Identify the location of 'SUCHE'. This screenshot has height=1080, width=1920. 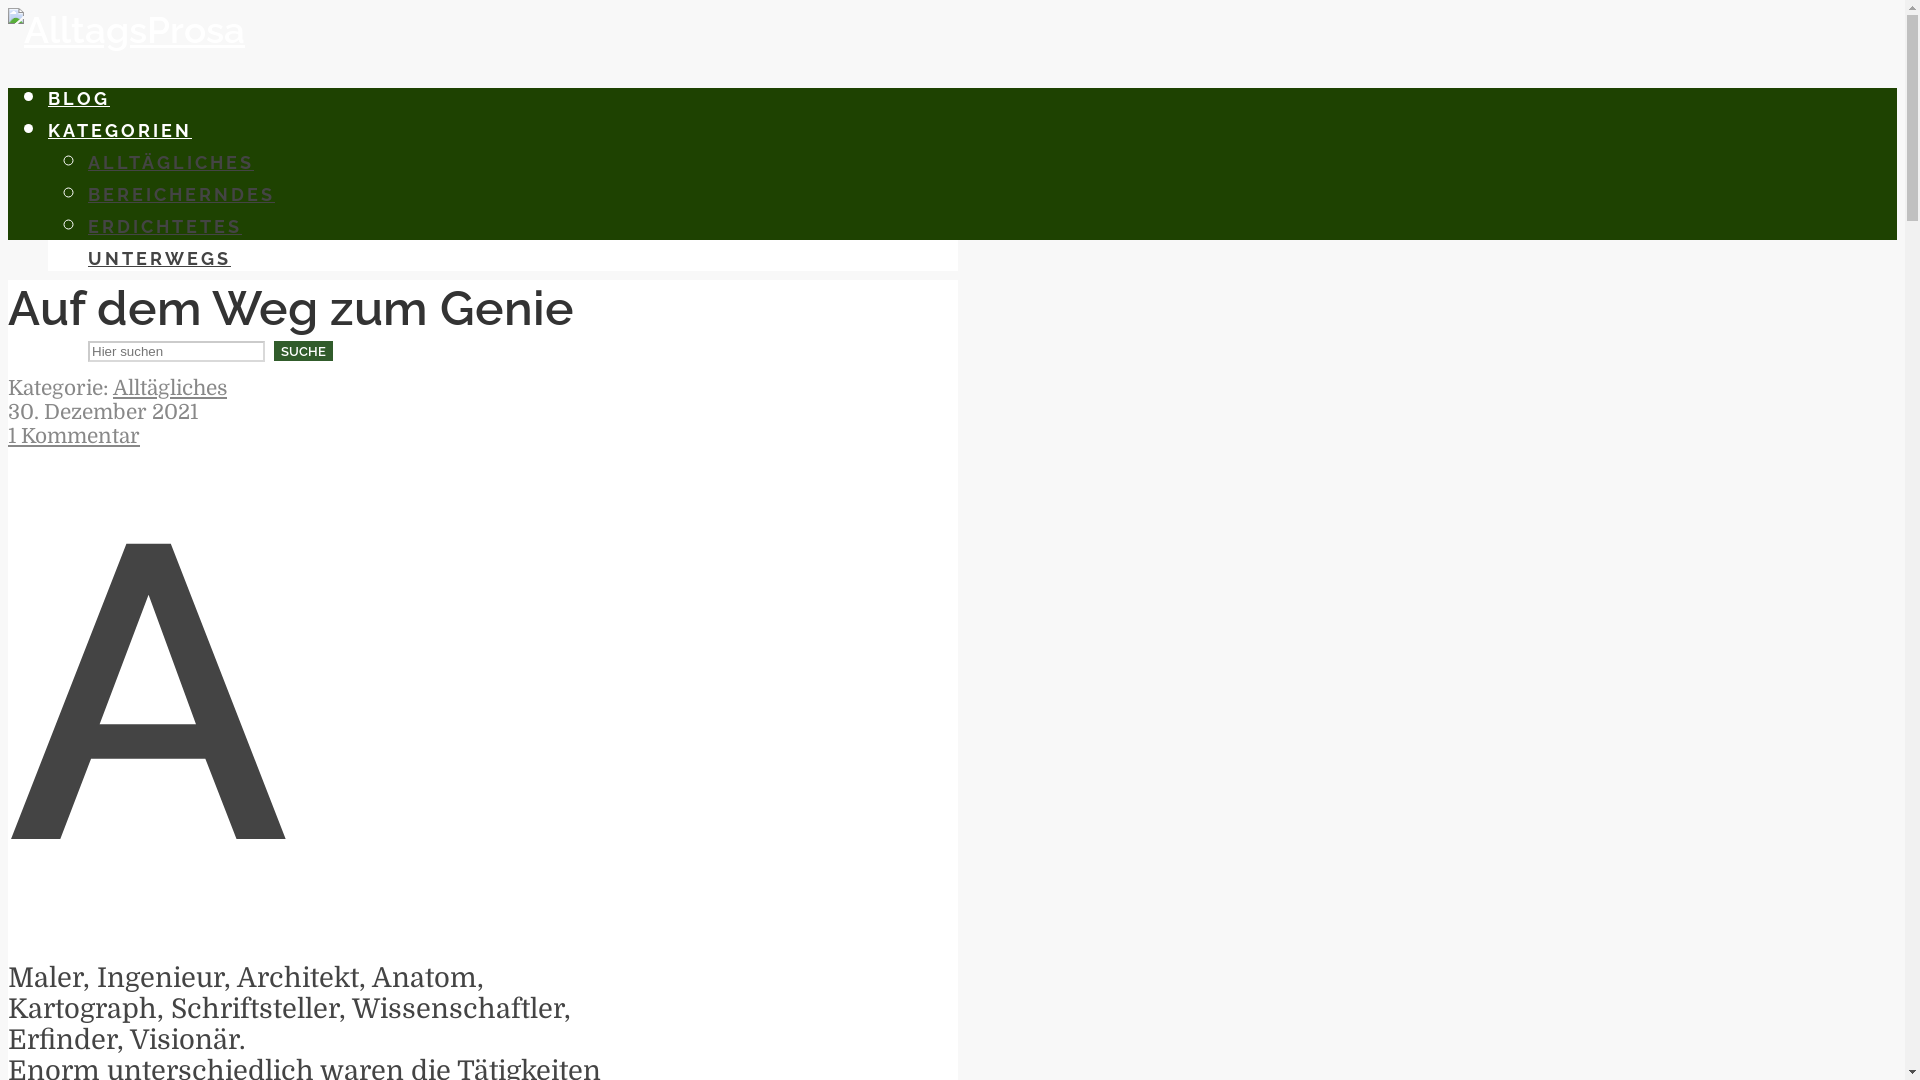
(302, 350).